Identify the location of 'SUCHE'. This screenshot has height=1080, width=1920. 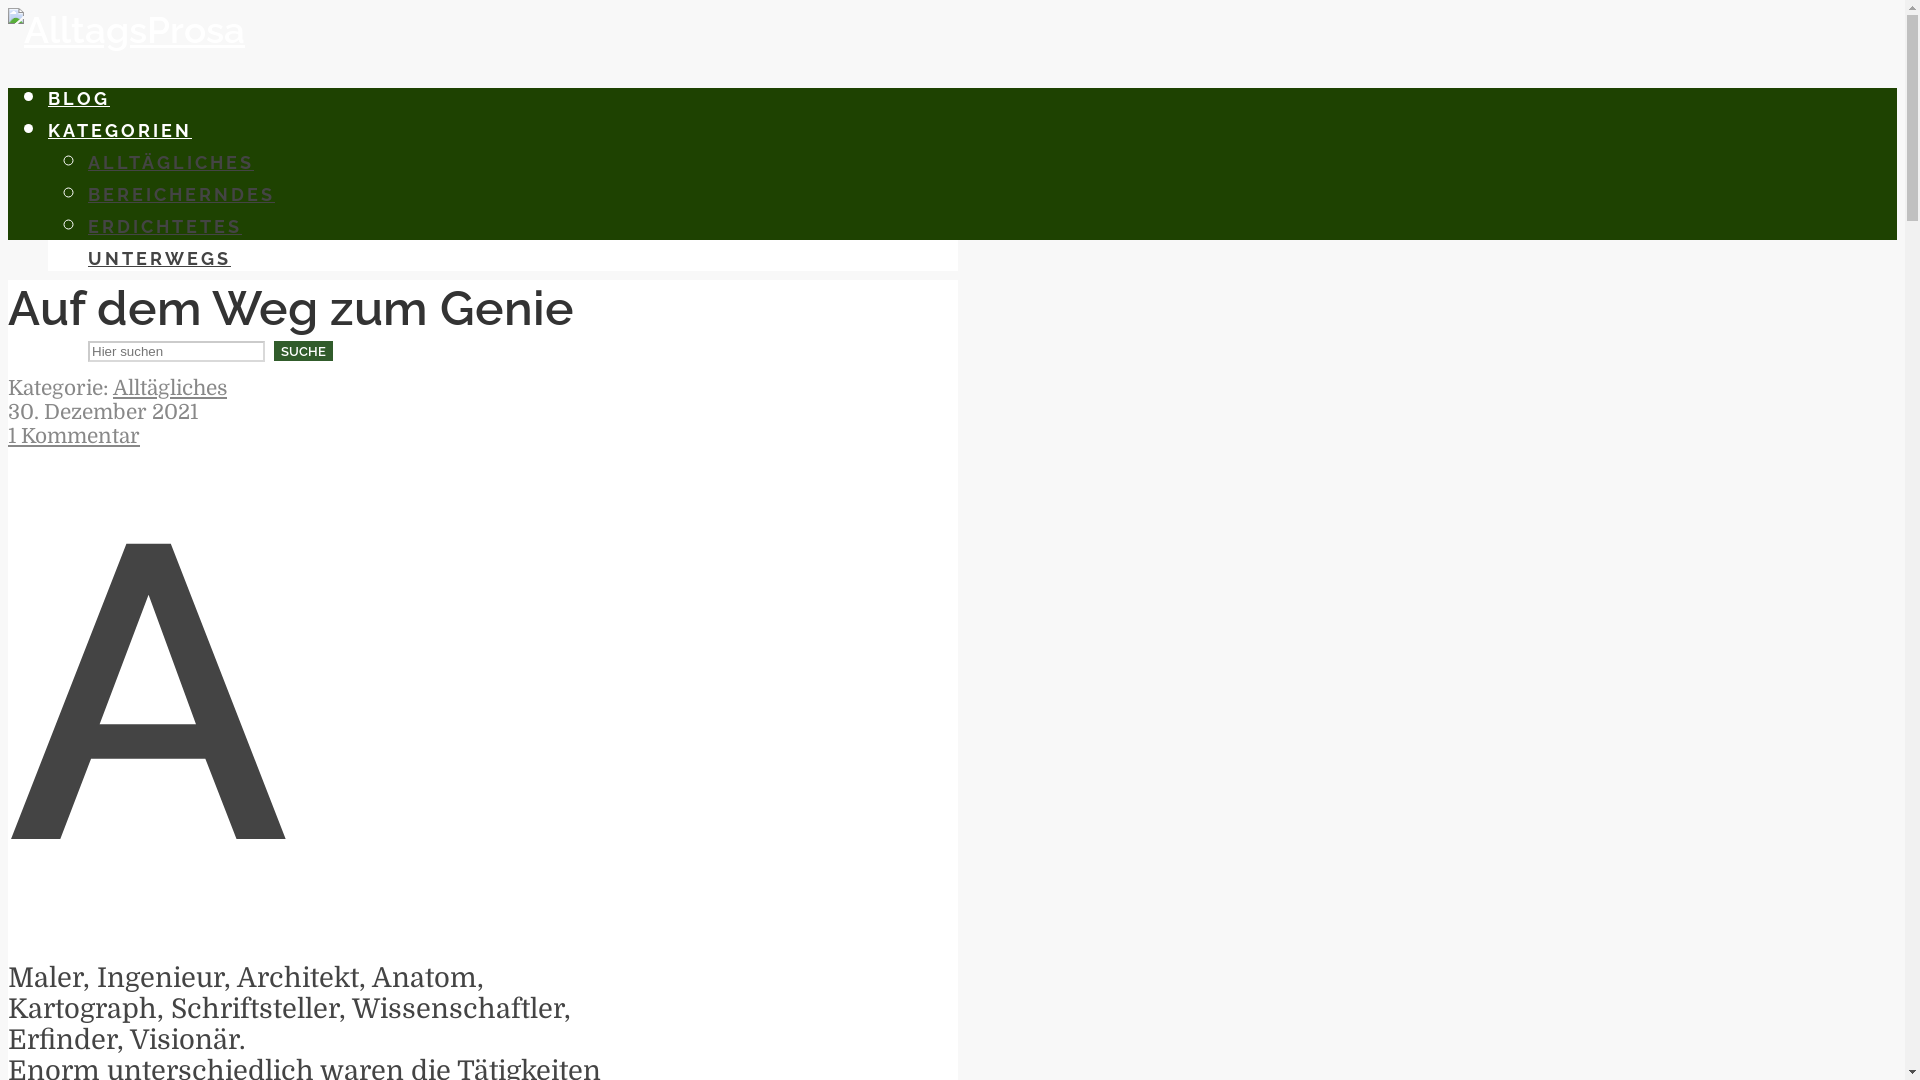
(302, 350).